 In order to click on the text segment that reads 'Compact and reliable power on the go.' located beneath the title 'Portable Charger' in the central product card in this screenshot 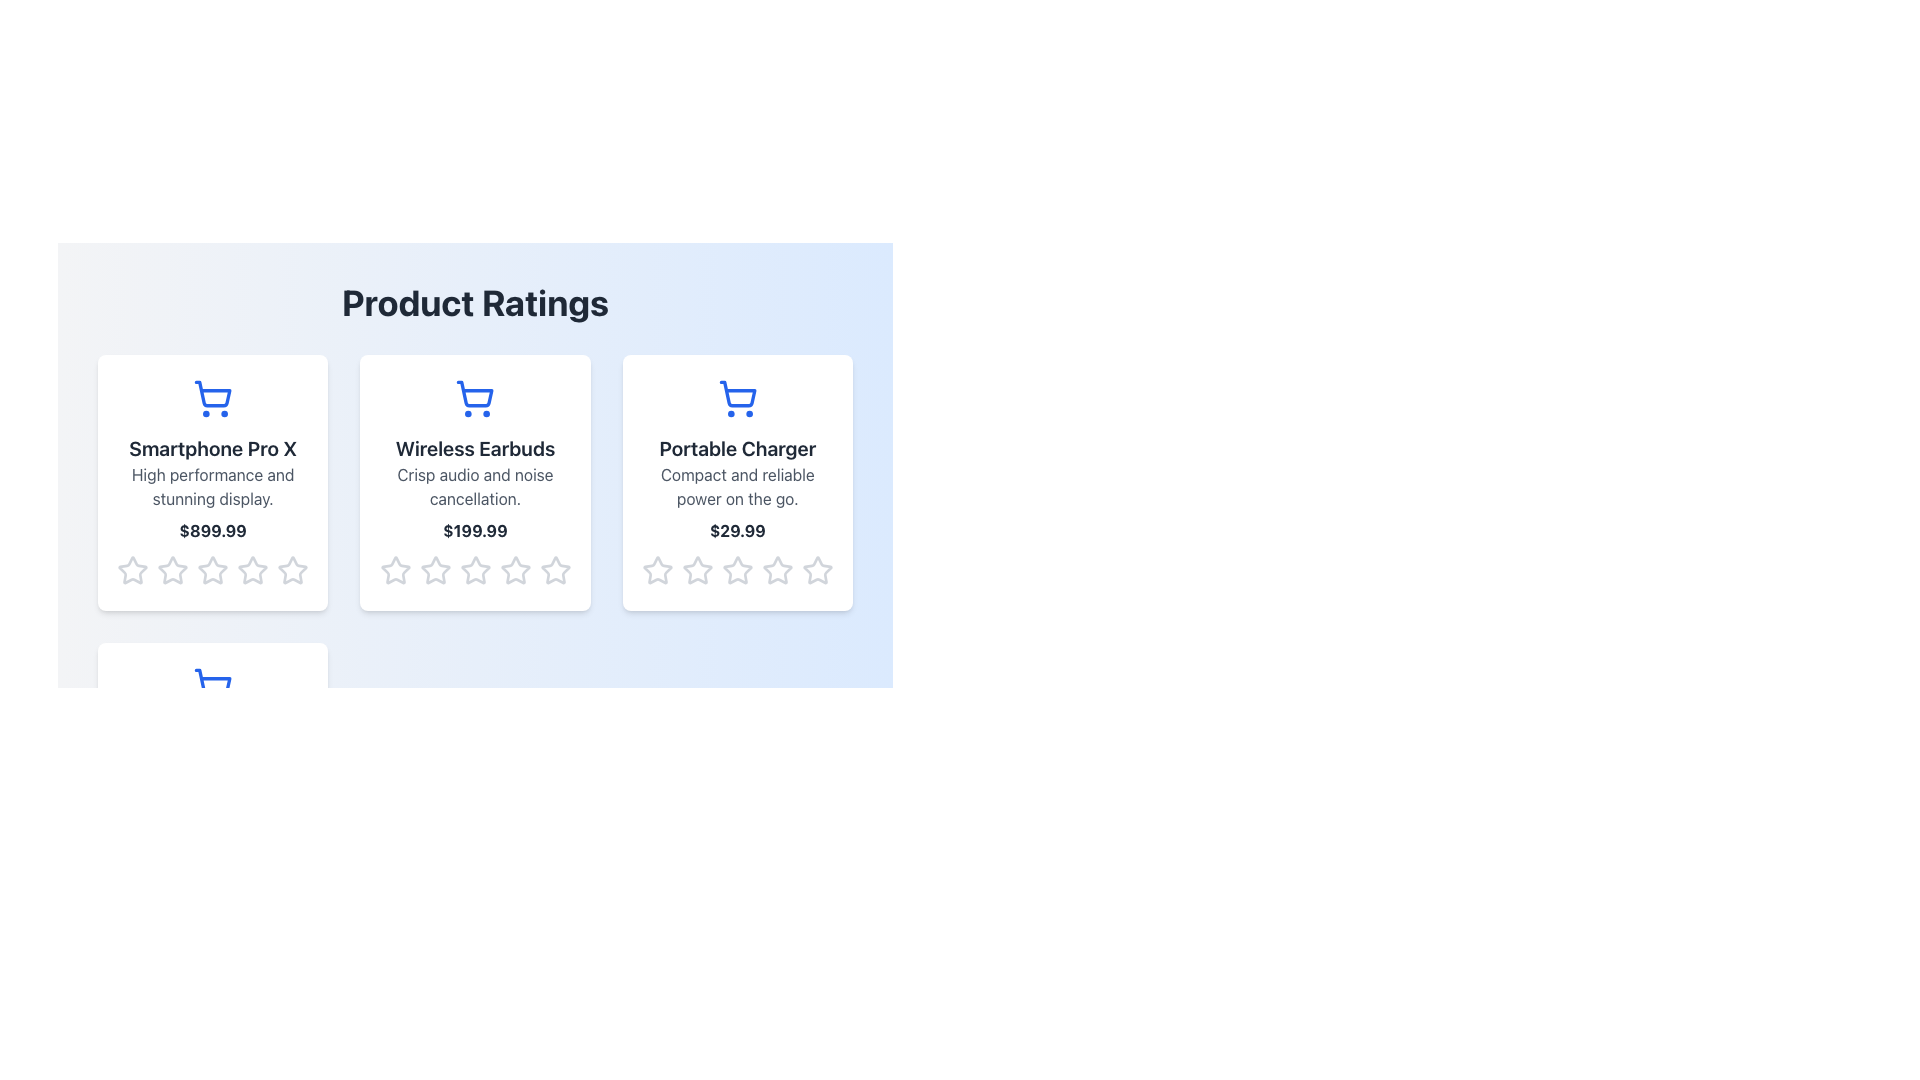, I will do `click(736, 486)`.